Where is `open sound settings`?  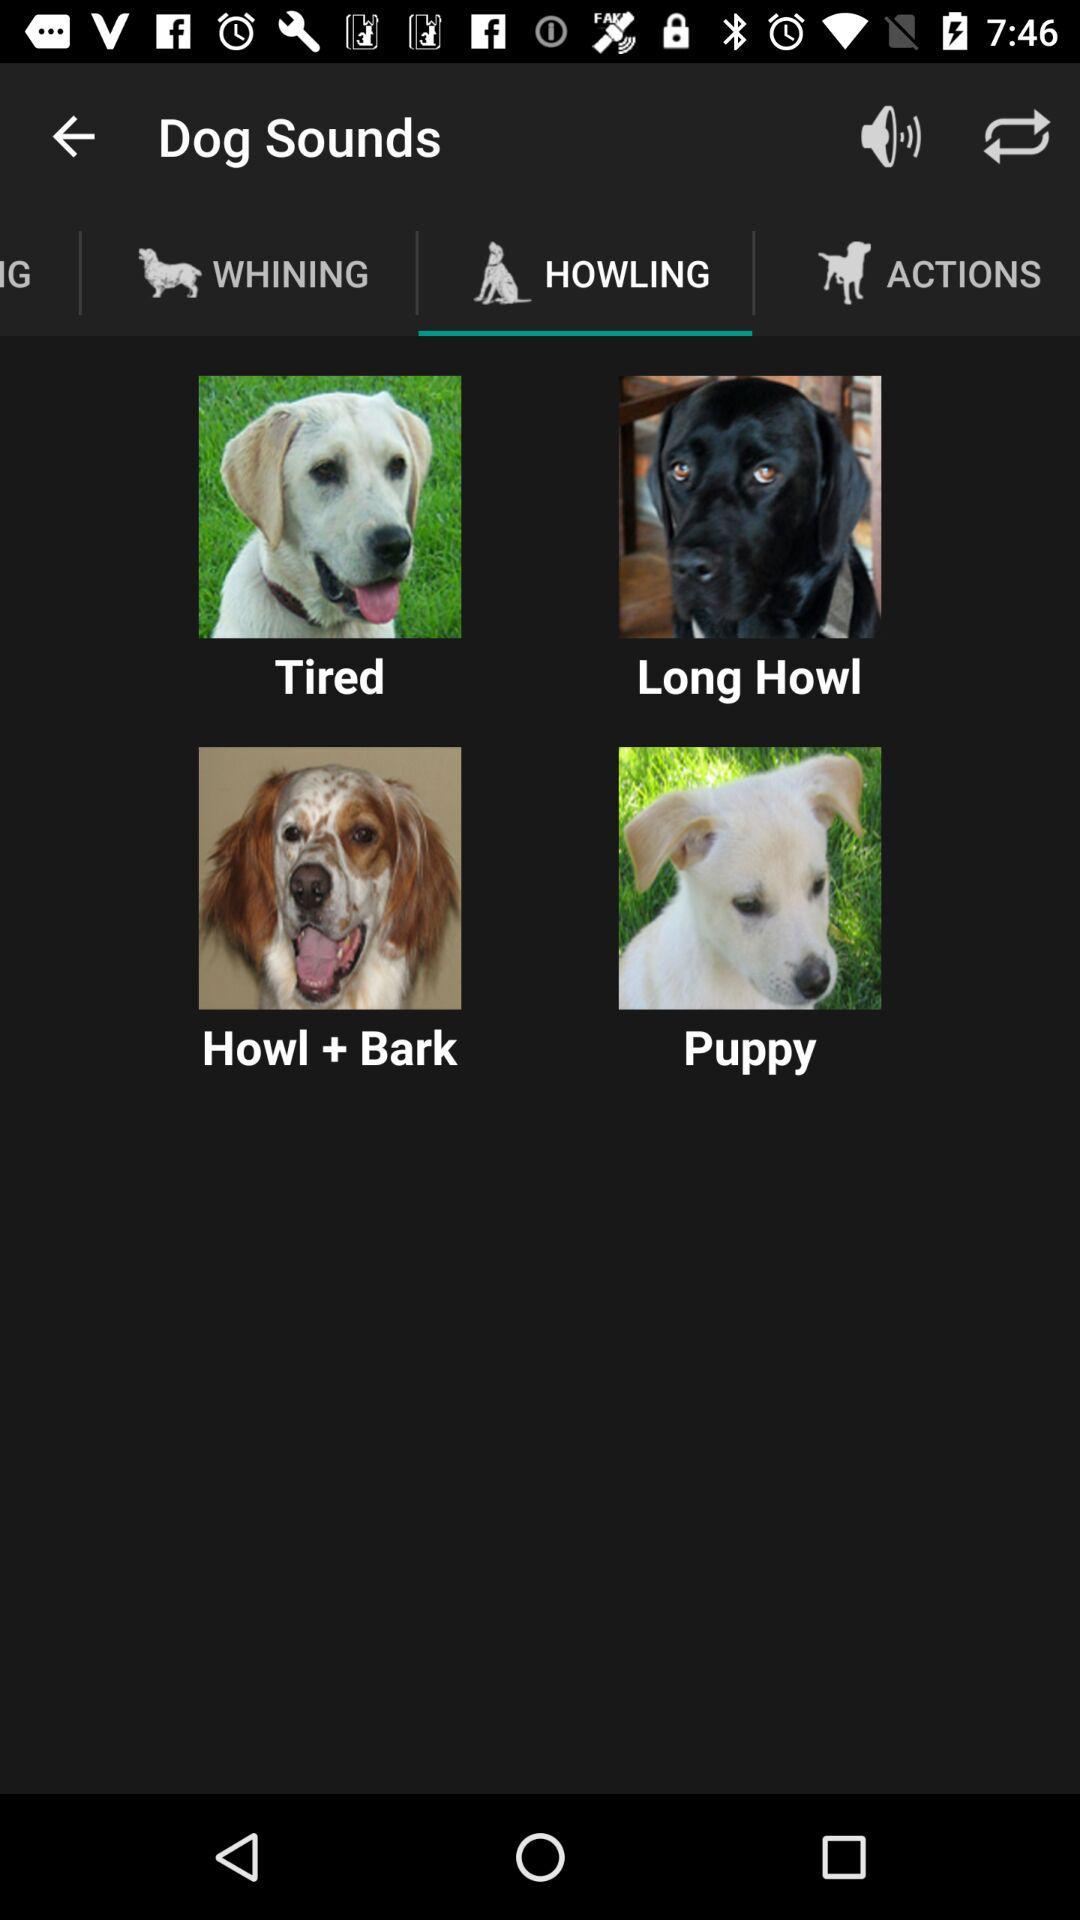 open sound settings is located at coordinates (890, 135).